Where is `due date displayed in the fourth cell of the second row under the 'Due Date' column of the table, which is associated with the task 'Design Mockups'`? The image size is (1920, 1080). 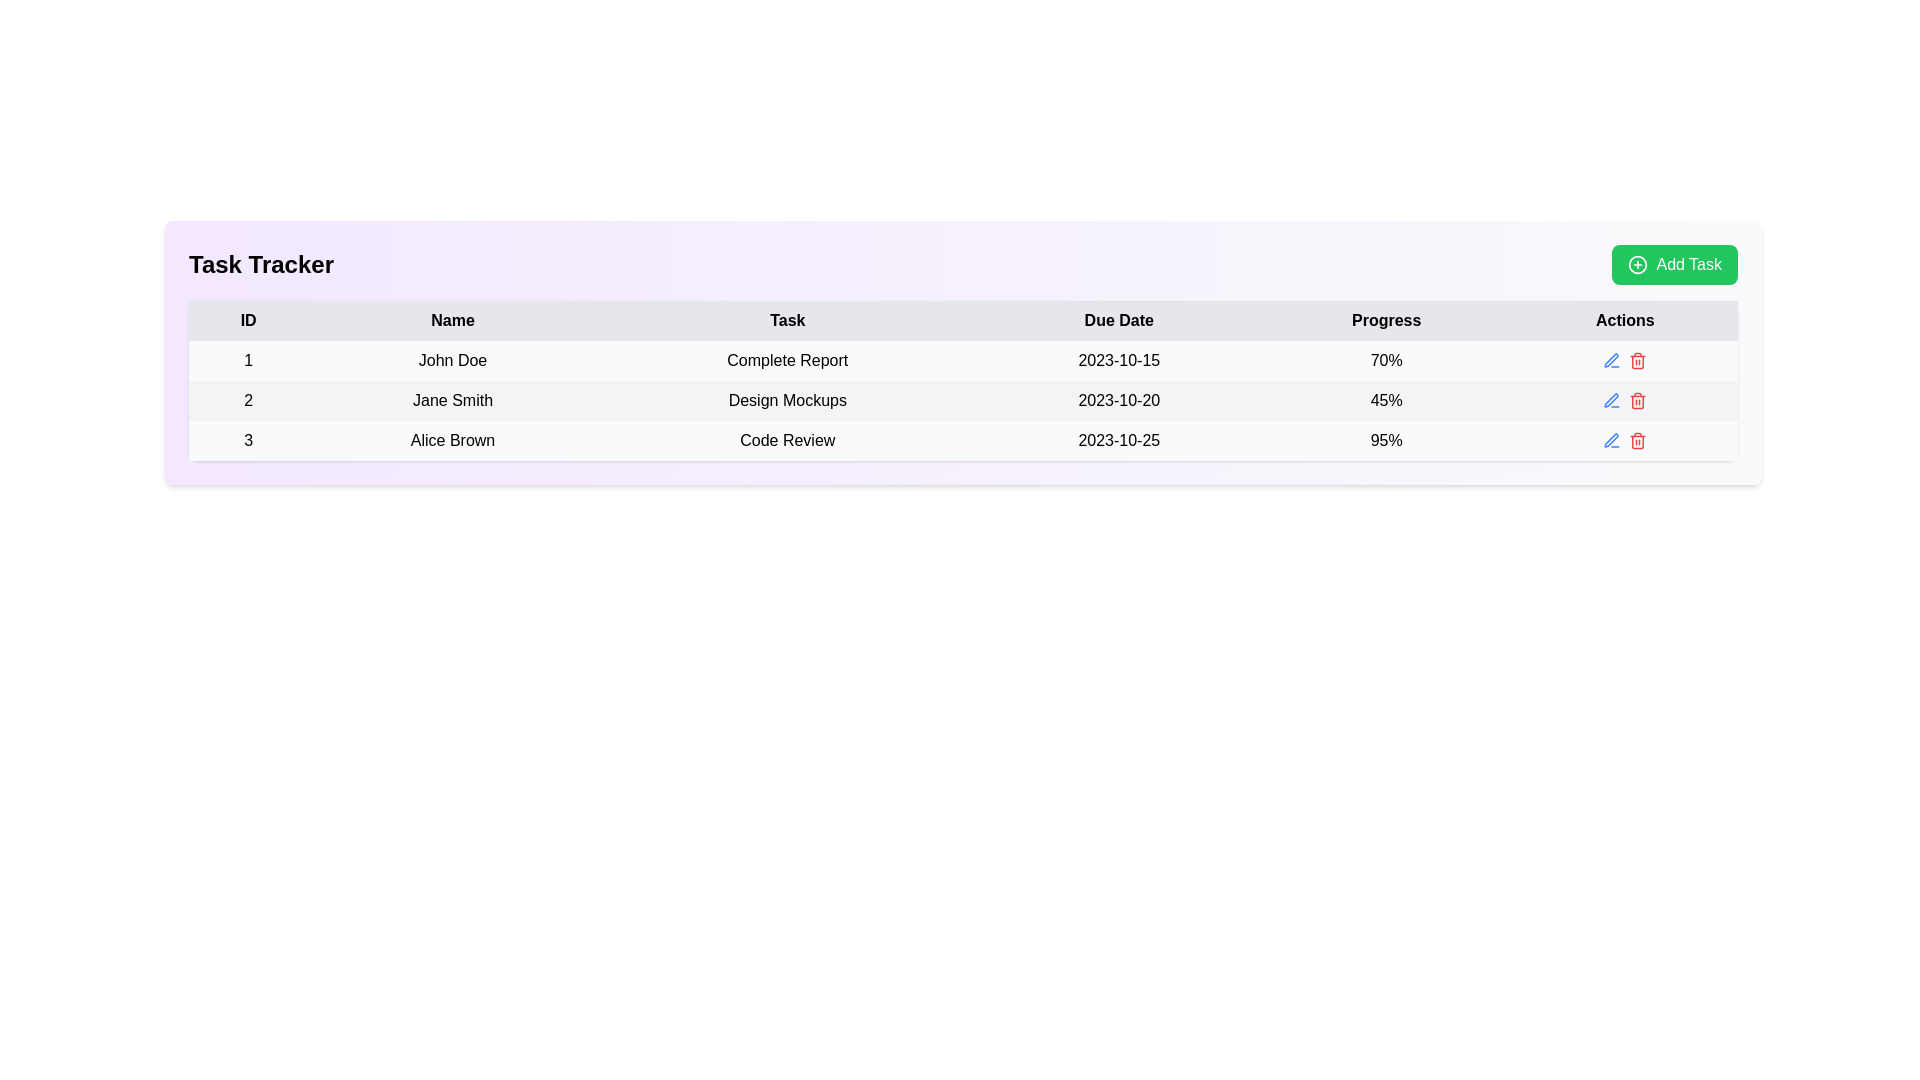
due date displayed in the fourth cell of the second row under the 'Due Date' column of the table, which is associated with the task 'Design Mockups' is located at coordinates (1118, 401).